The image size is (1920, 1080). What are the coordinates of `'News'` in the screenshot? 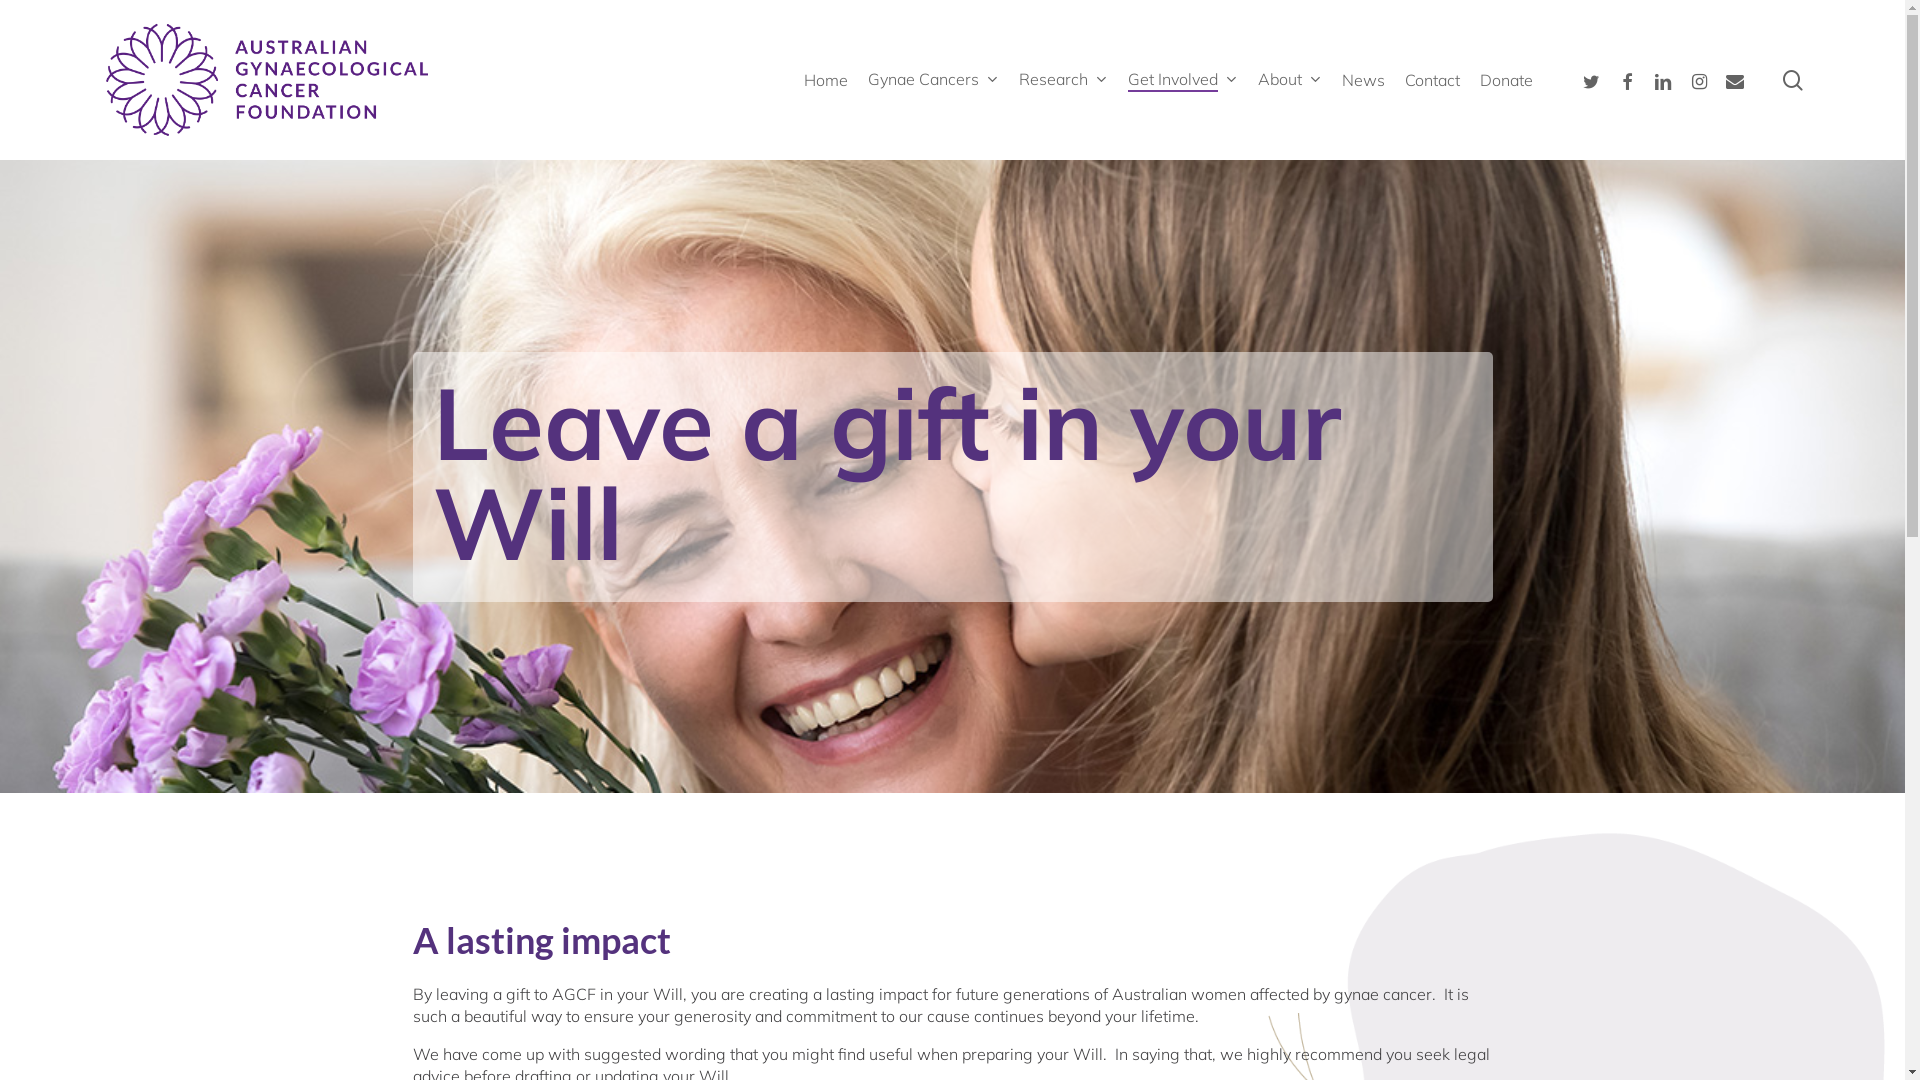 It's located at (1362, 79).